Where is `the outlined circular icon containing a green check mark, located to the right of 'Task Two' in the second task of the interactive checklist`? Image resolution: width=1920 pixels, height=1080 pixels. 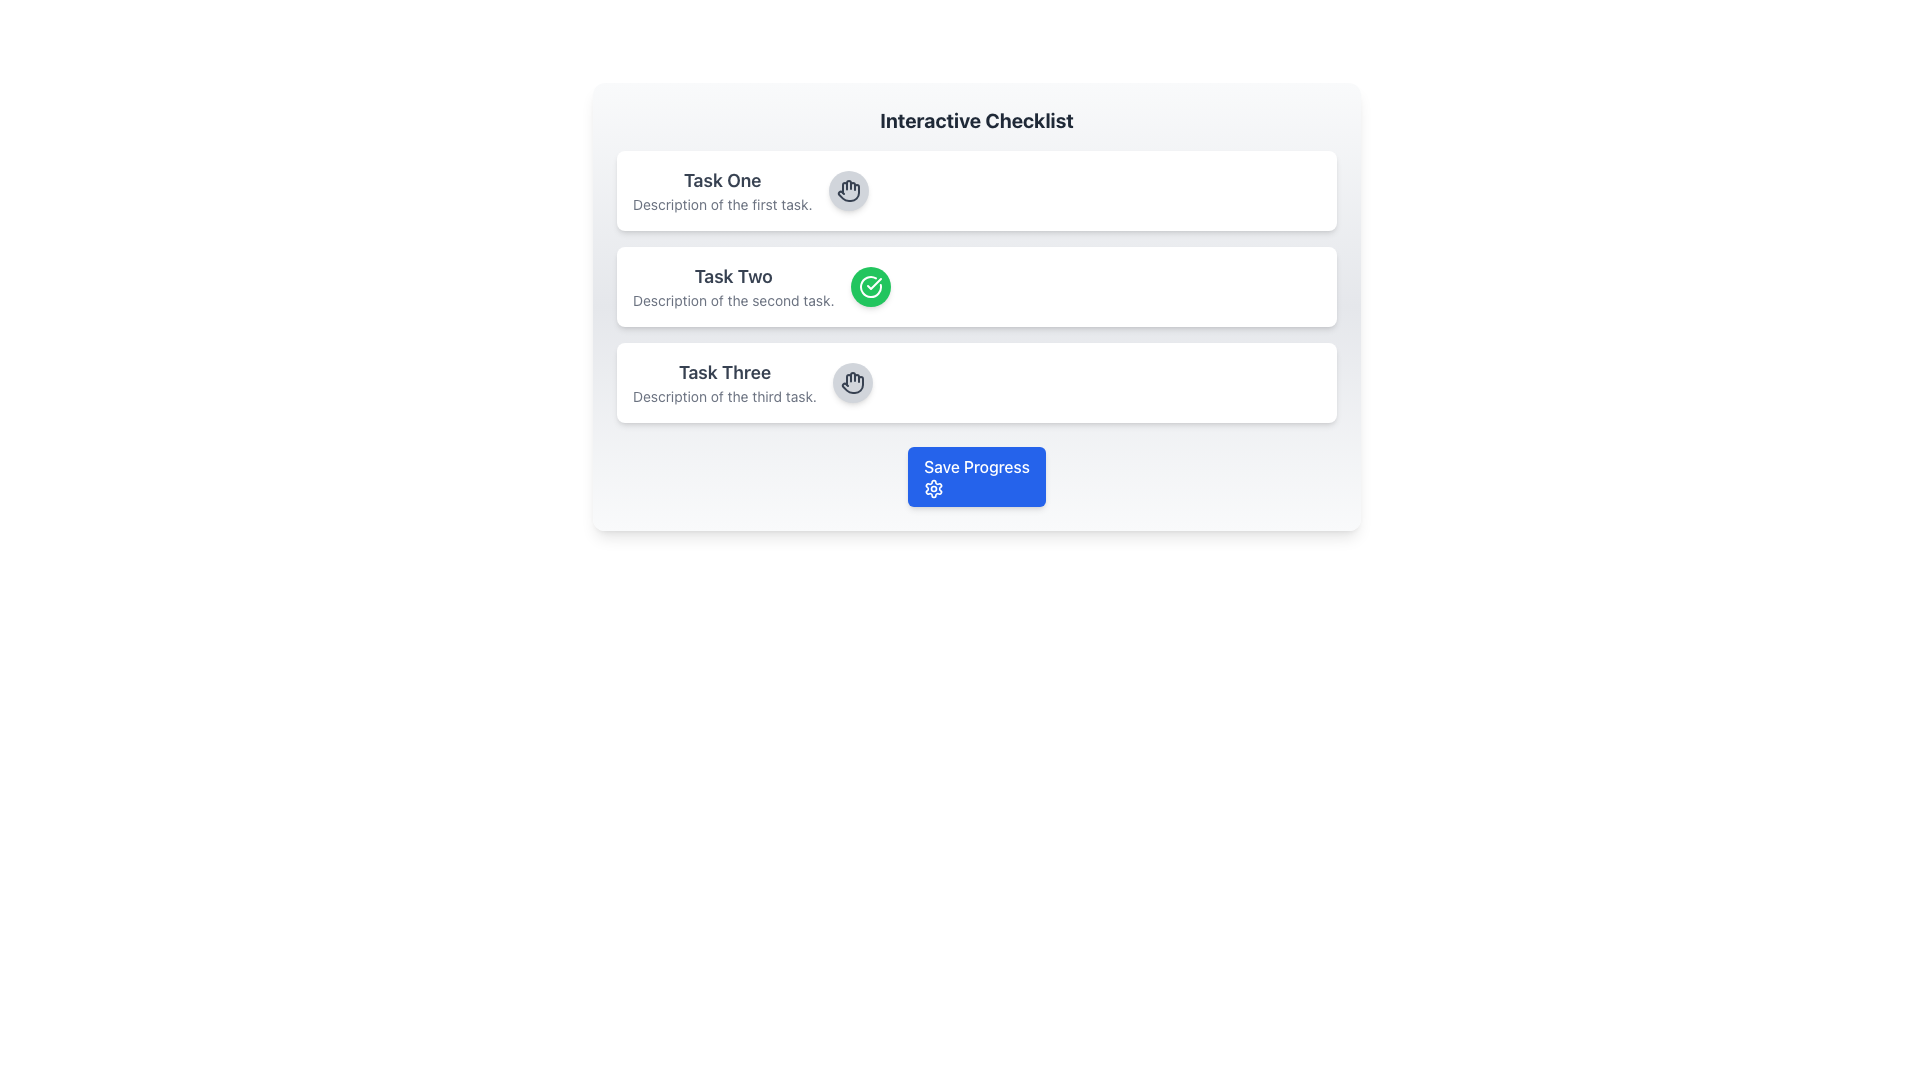 the outlined circular icon containing a green check mark, located to the right of 'Task Two' in the second task of the interactive checklist is located at coordinates (870, 286).